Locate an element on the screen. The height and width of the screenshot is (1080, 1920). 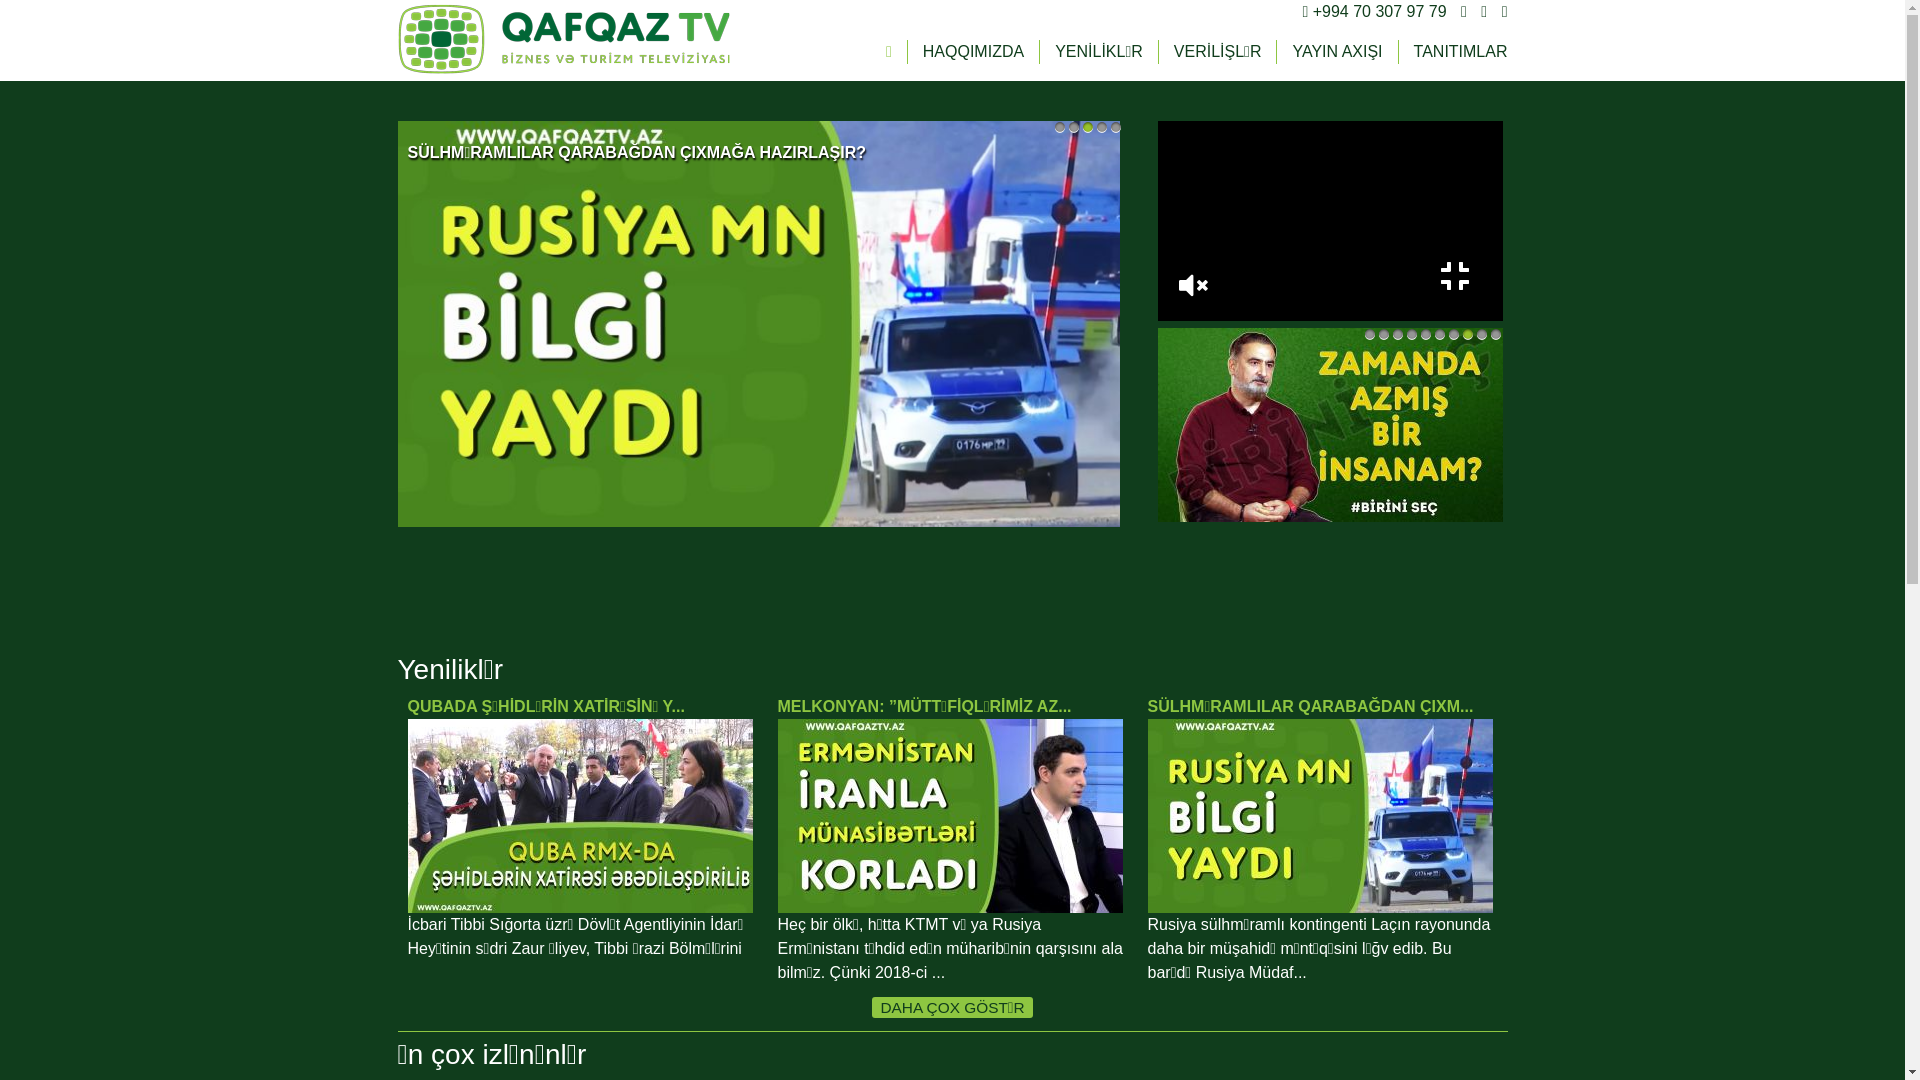
'2' is located at coordinates (1067, 127).